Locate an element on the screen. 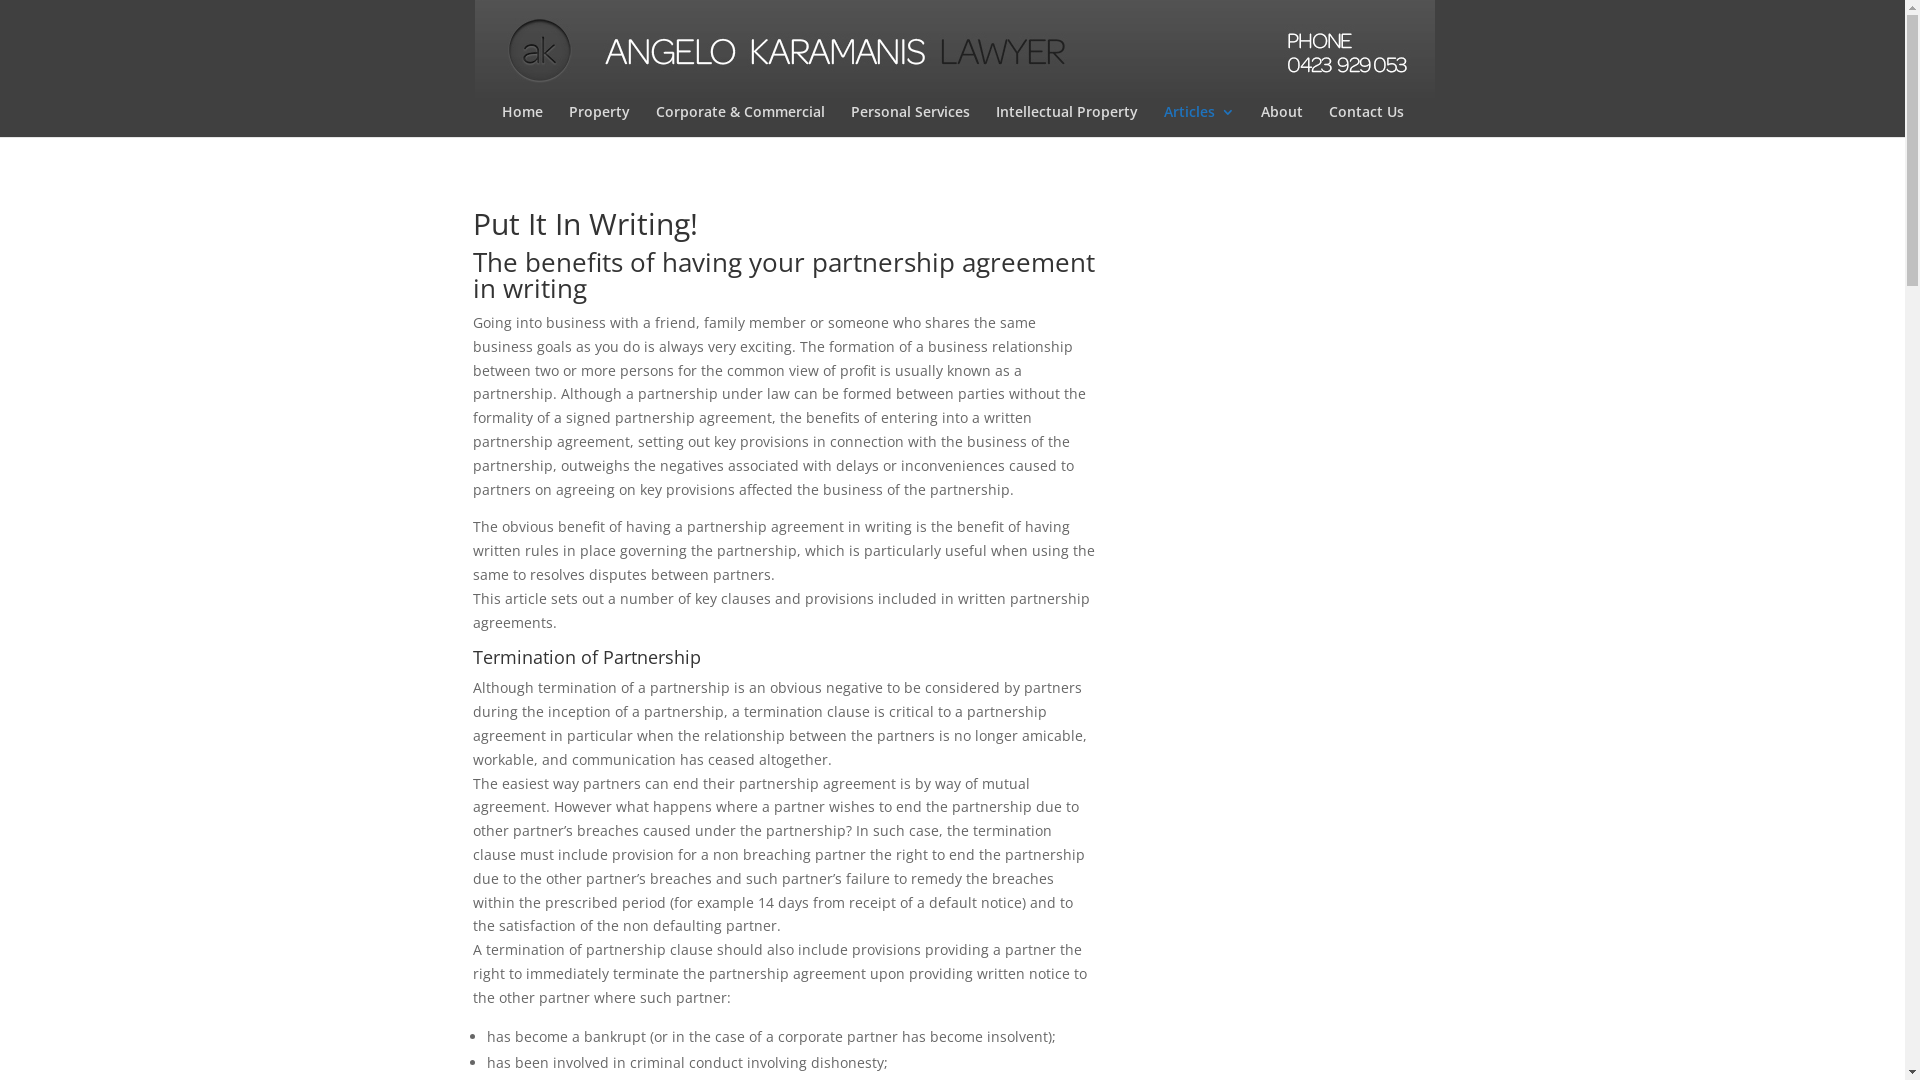 This screenshot has width=1920, height=1080. 'Home' is located at coordinates (522, 120).